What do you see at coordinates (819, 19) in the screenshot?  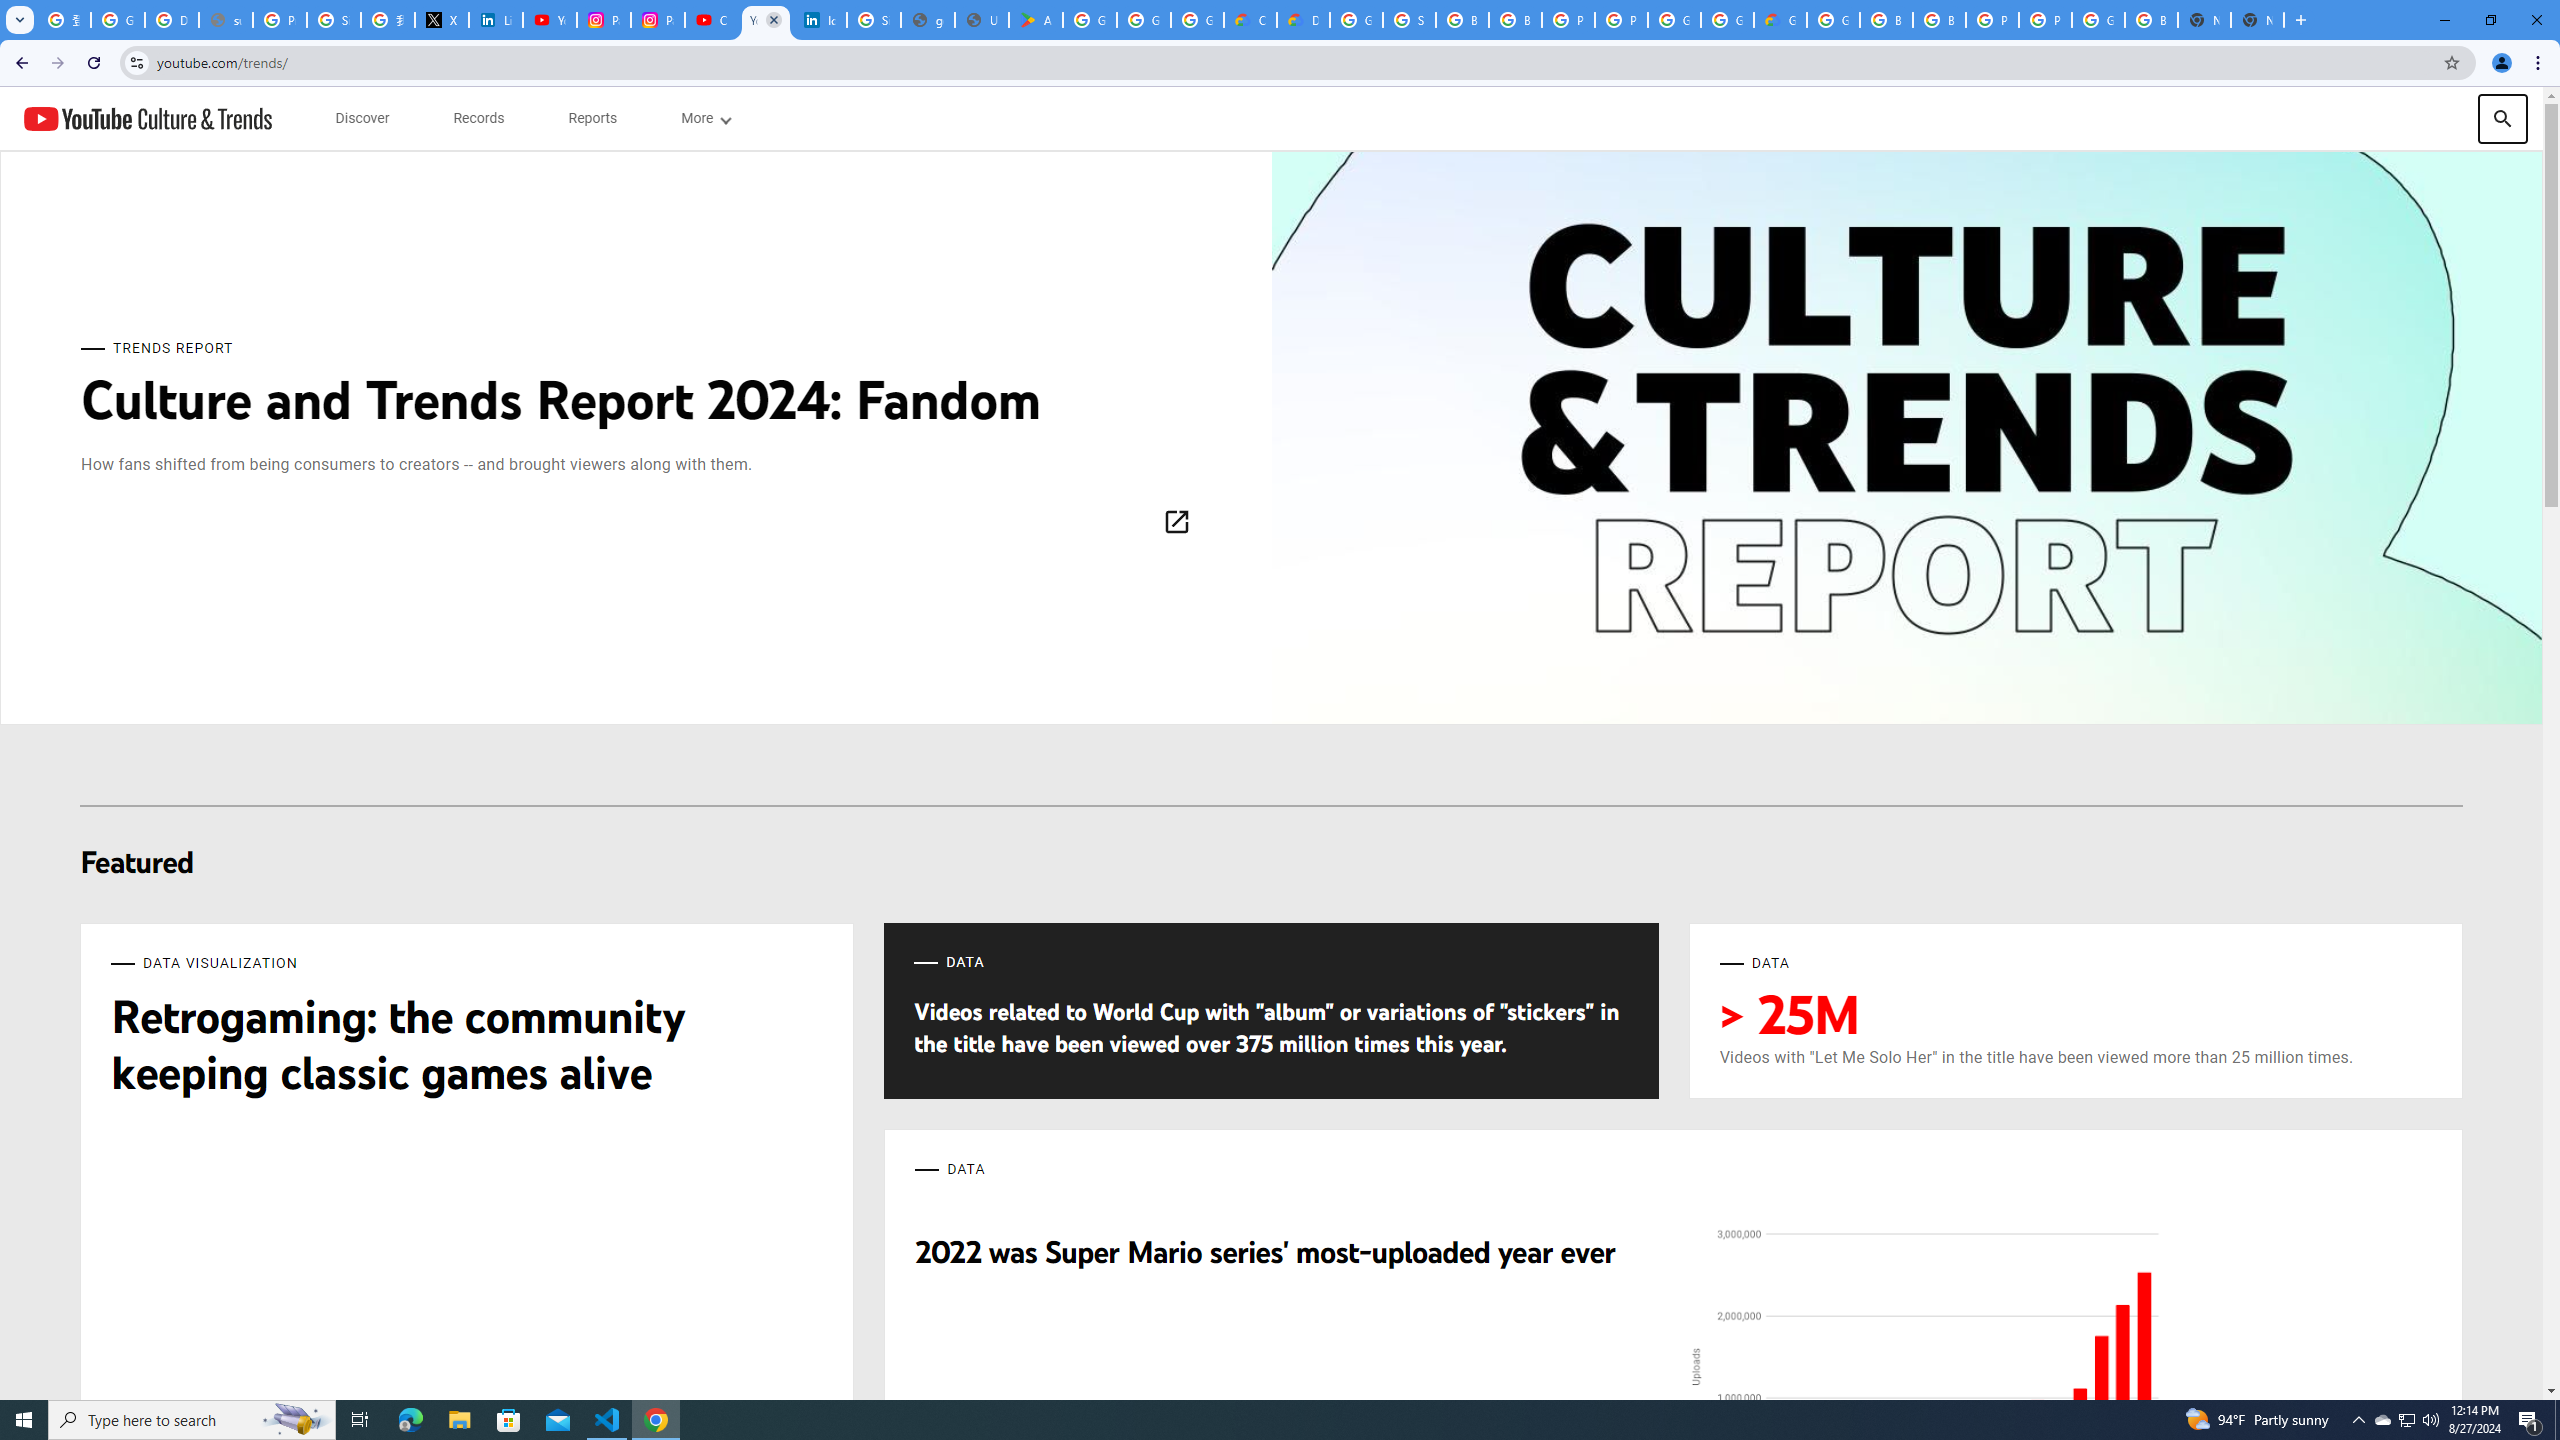 I see `'Identity verification via Persona | LinkedIn Help'` at bounding box center [819, 19].